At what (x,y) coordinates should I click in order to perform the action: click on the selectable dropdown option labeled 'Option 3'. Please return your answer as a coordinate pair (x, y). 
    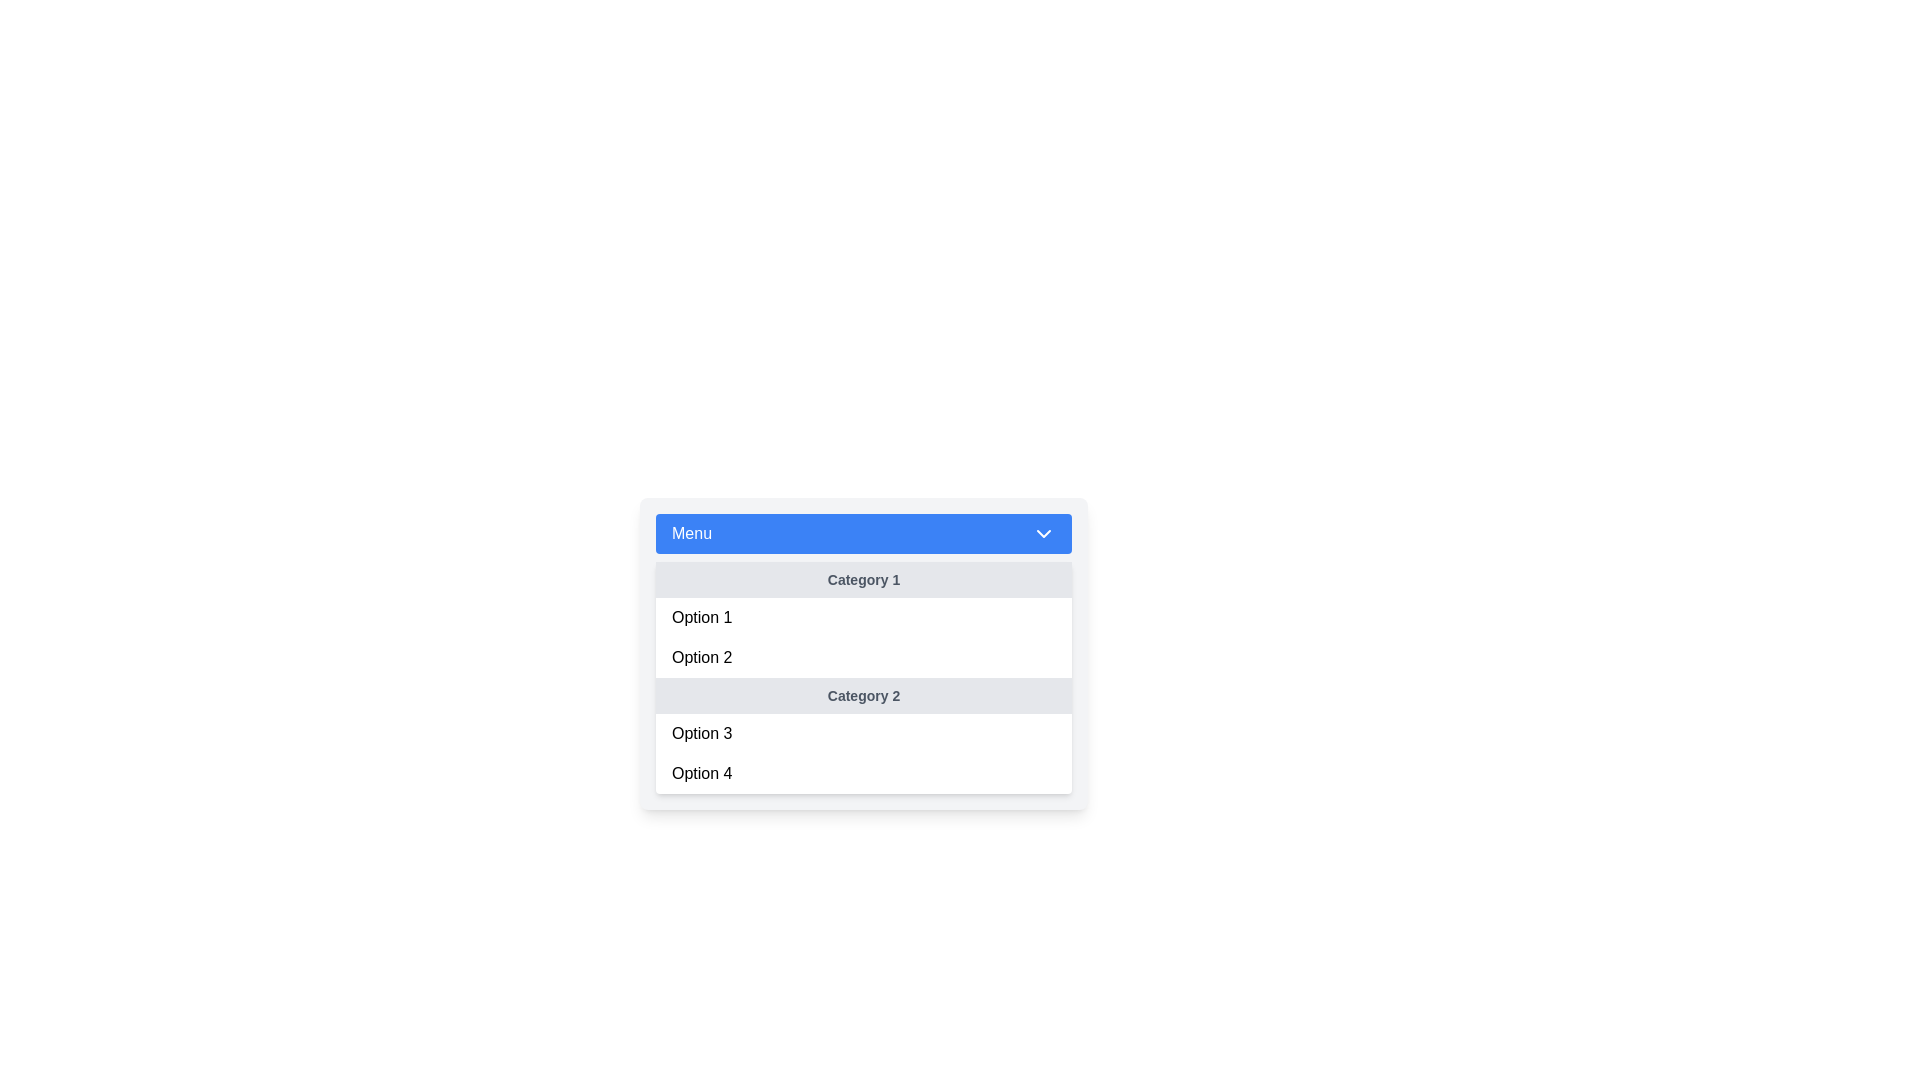
    Looking at the image, I should click on (864, 733).